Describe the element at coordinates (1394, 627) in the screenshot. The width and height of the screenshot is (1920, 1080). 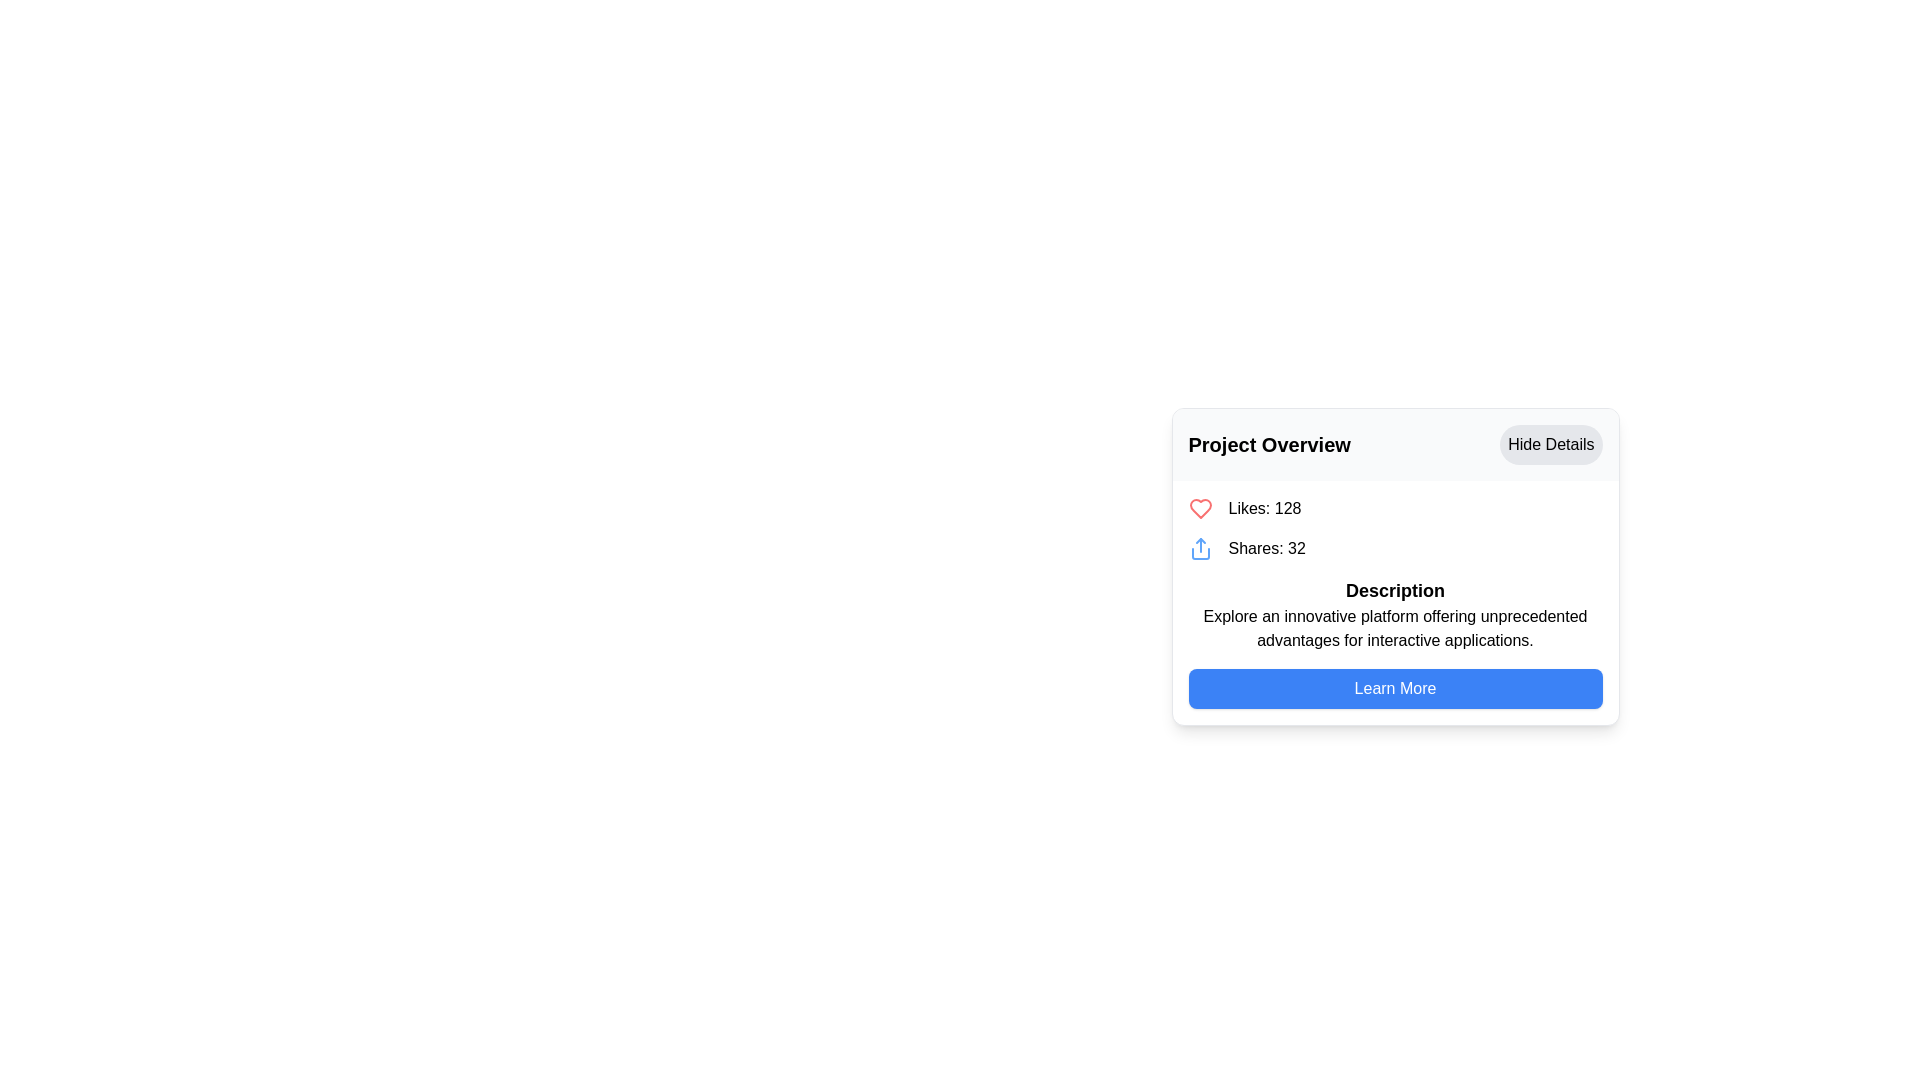
I see `text content of the Text Block located under the 'Description' heading, which contains the sentence 'Explore an innovative platform offering unprecedented advantages for interactive applications.'` at that location.